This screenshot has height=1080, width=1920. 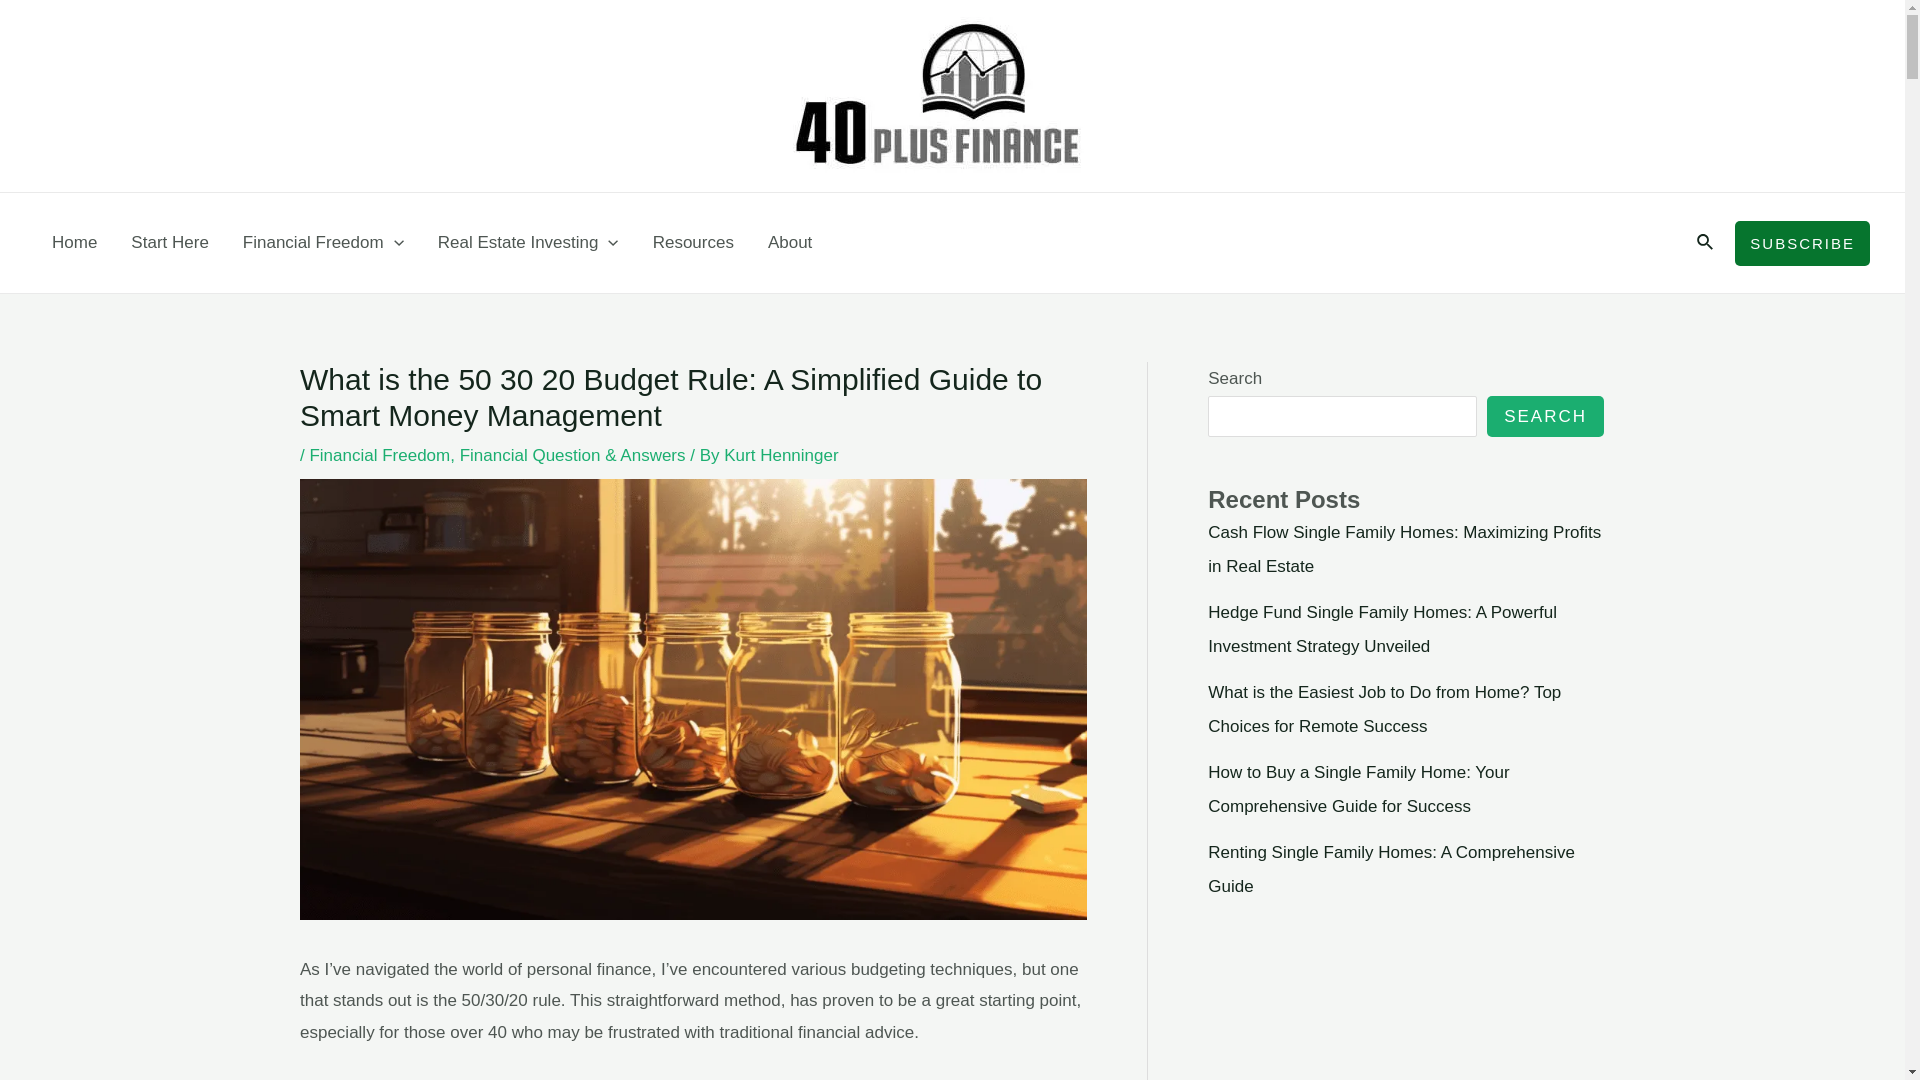 I want to click on 'Start Here', so click(x=169, y=242).